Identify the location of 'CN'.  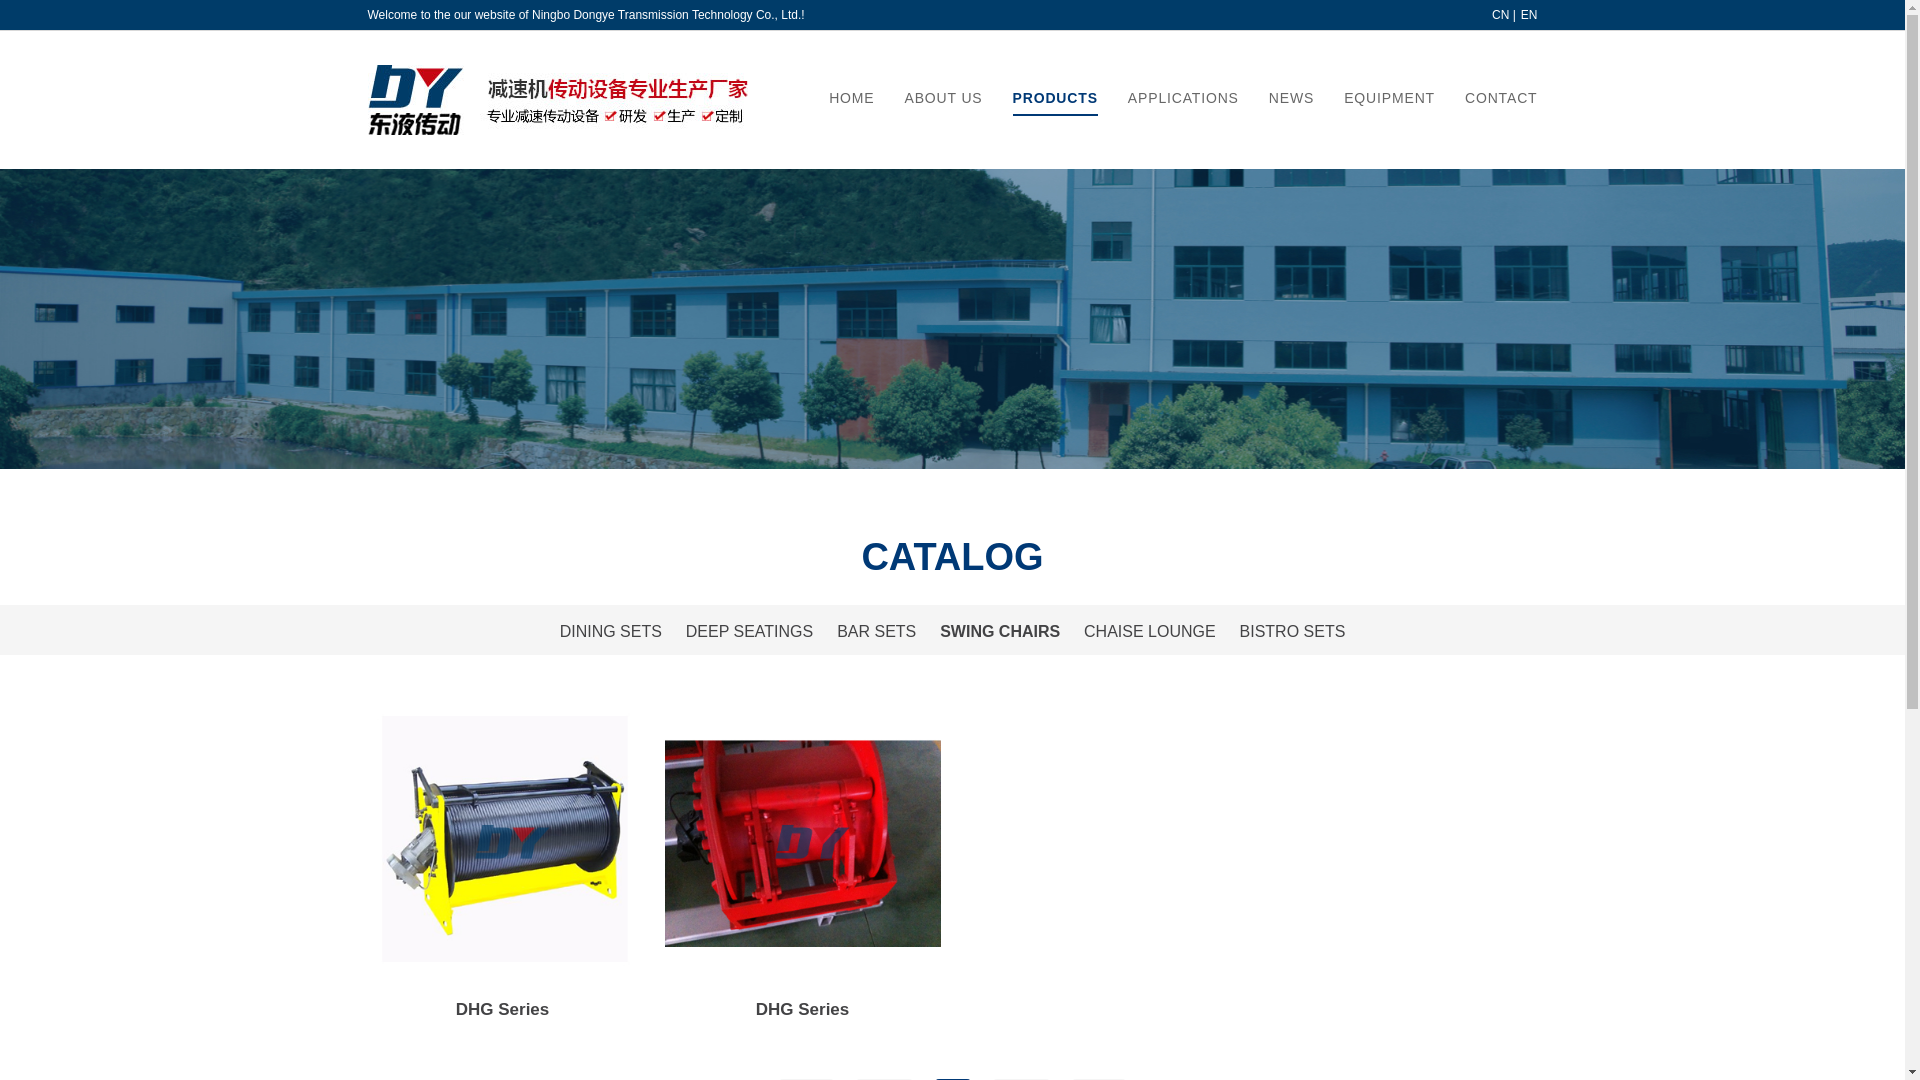
(1492, 15).